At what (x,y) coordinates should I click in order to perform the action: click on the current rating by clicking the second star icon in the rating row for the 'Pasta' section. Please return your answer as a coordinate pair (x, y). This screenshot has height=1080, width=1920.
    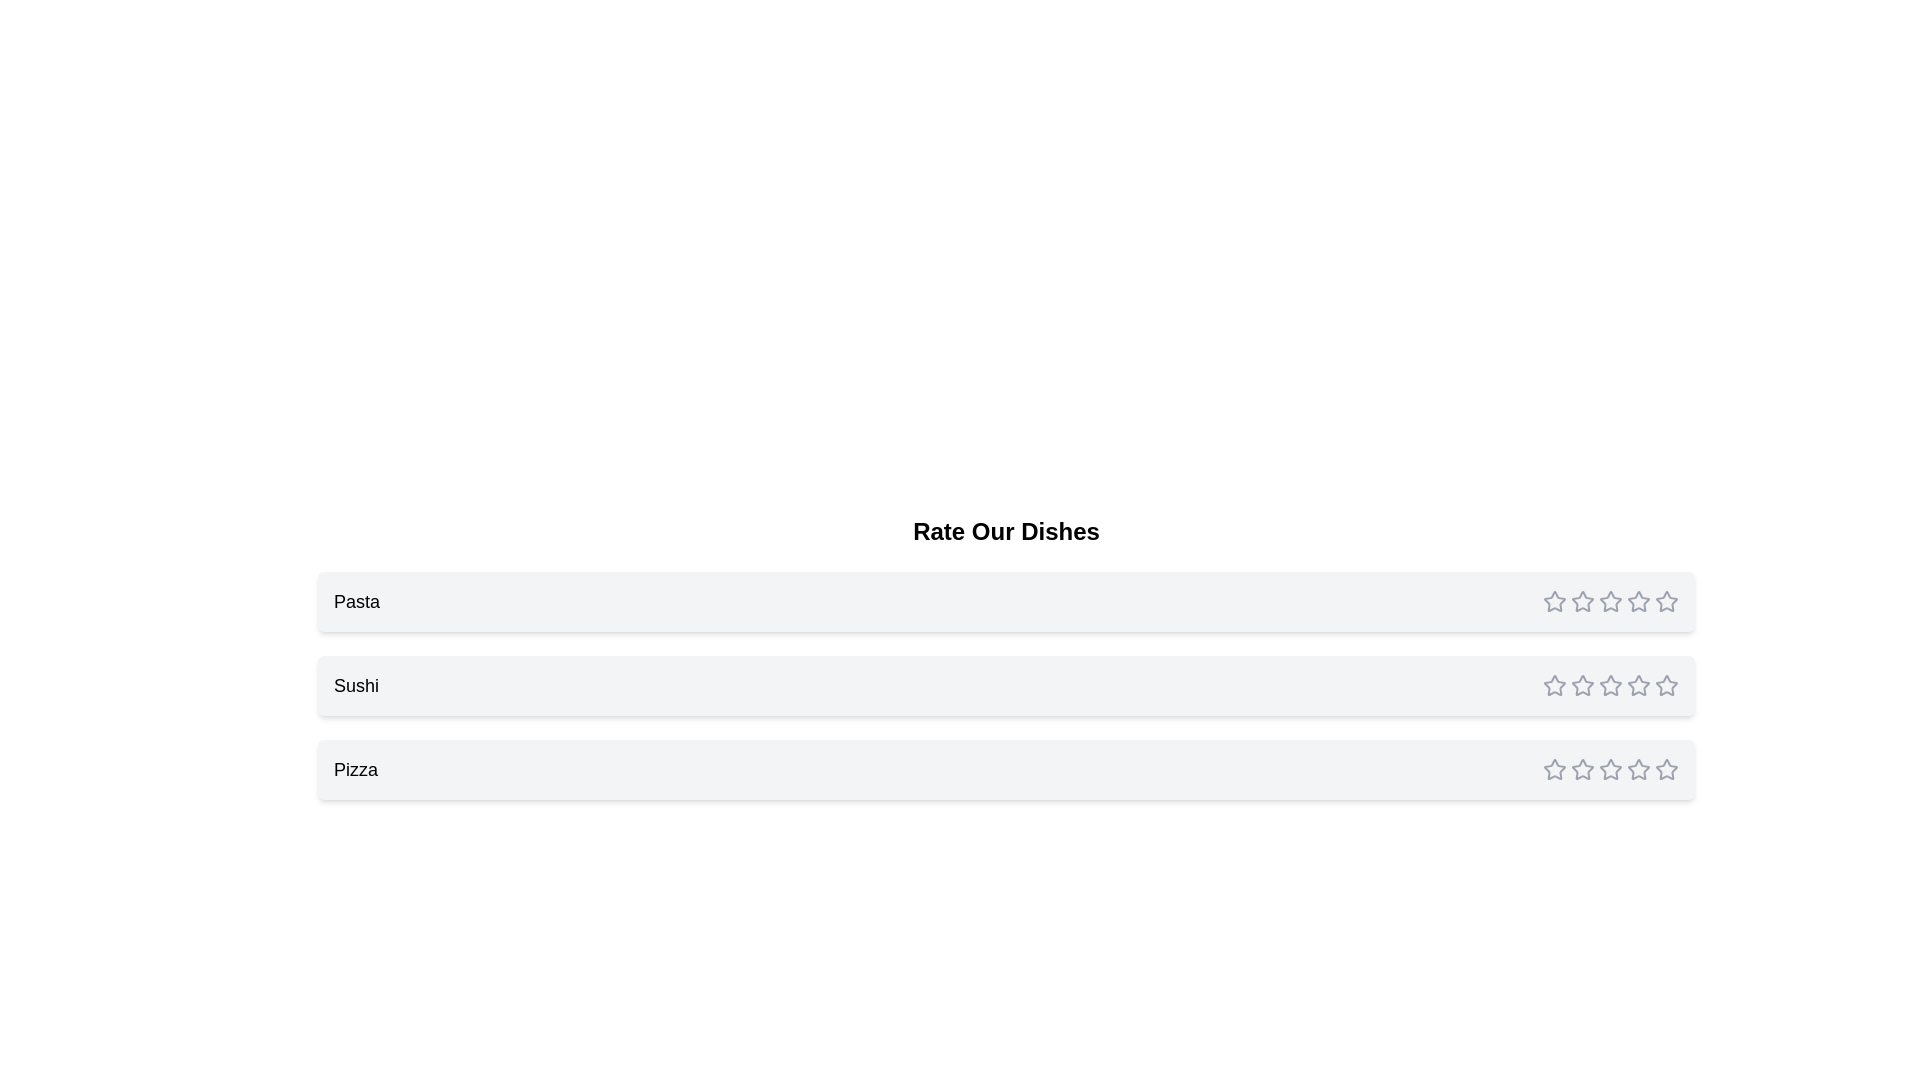
    Looking at the image, I should click on (1611, 600).